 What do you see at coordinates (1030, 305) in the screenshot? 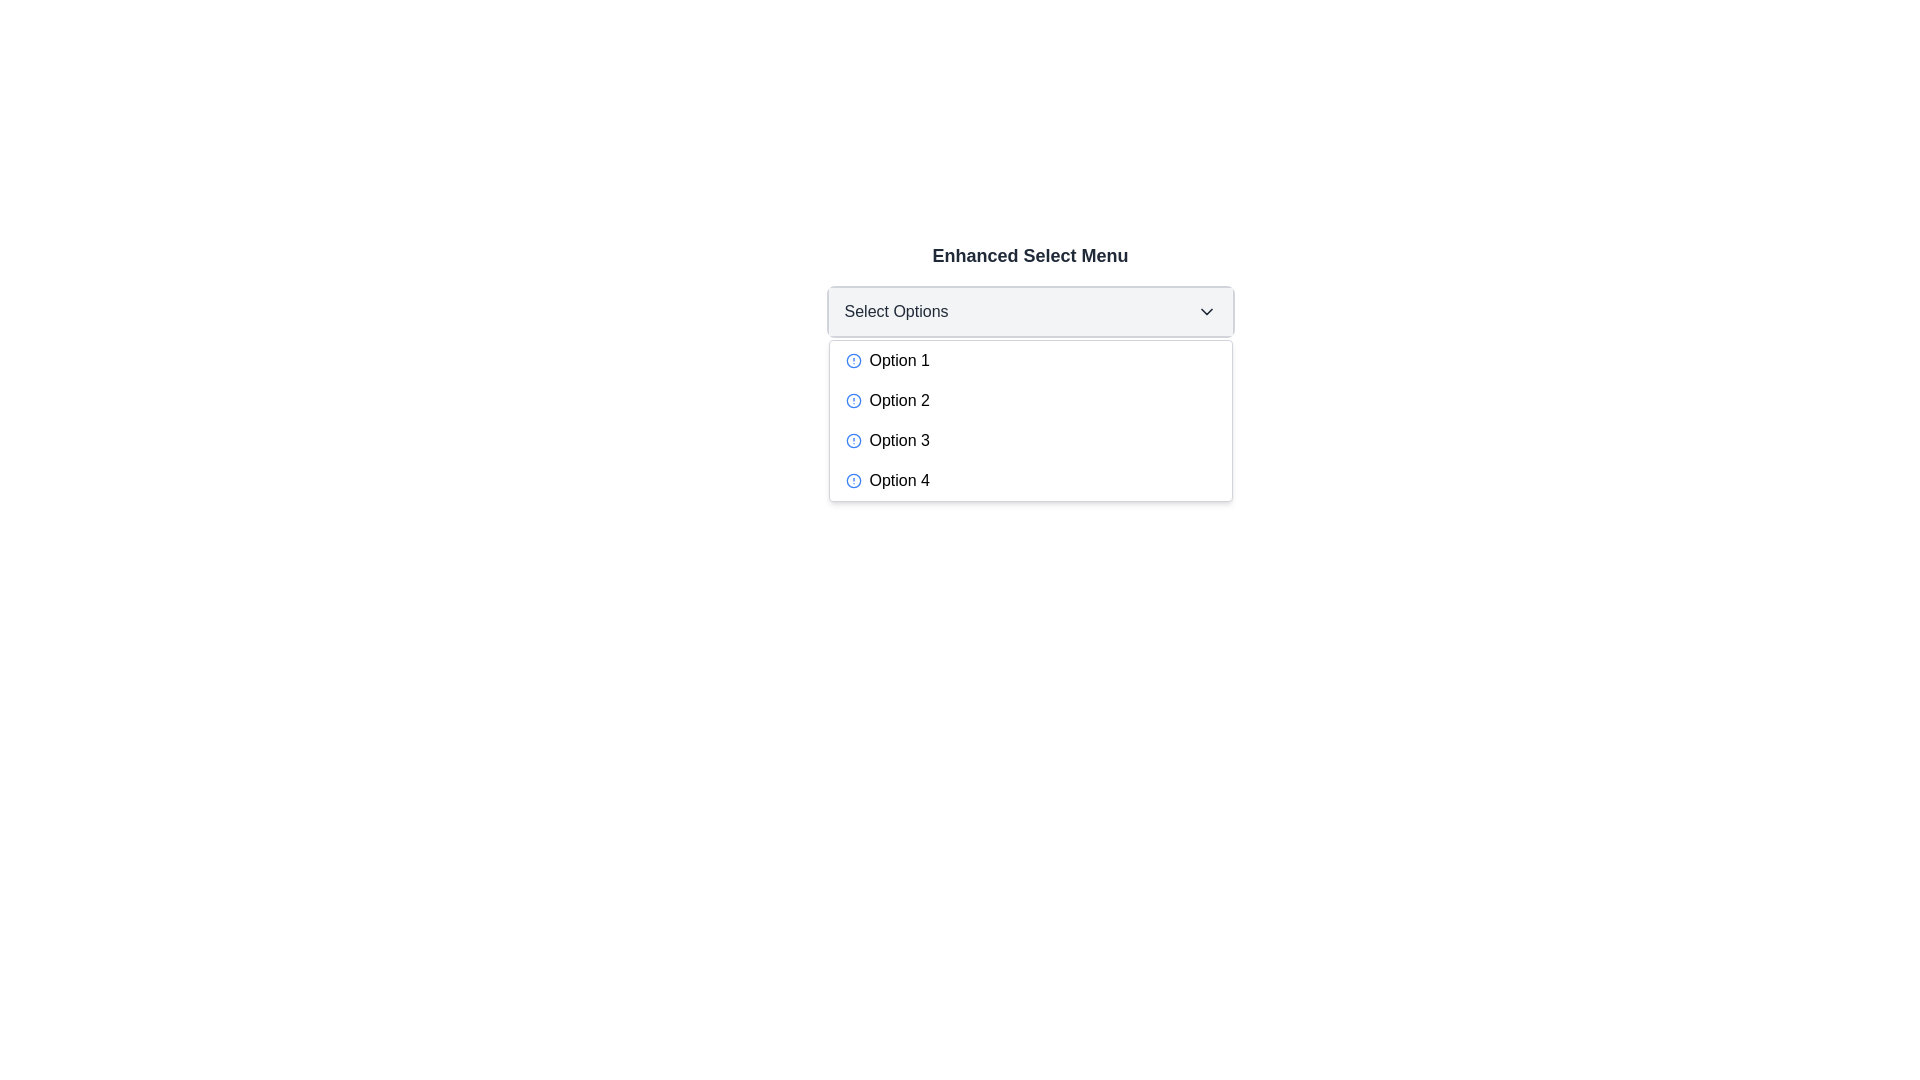
I see `the dropdown menu titled 'Enhanced Select Menu'` at bounding box center [1030, 305].